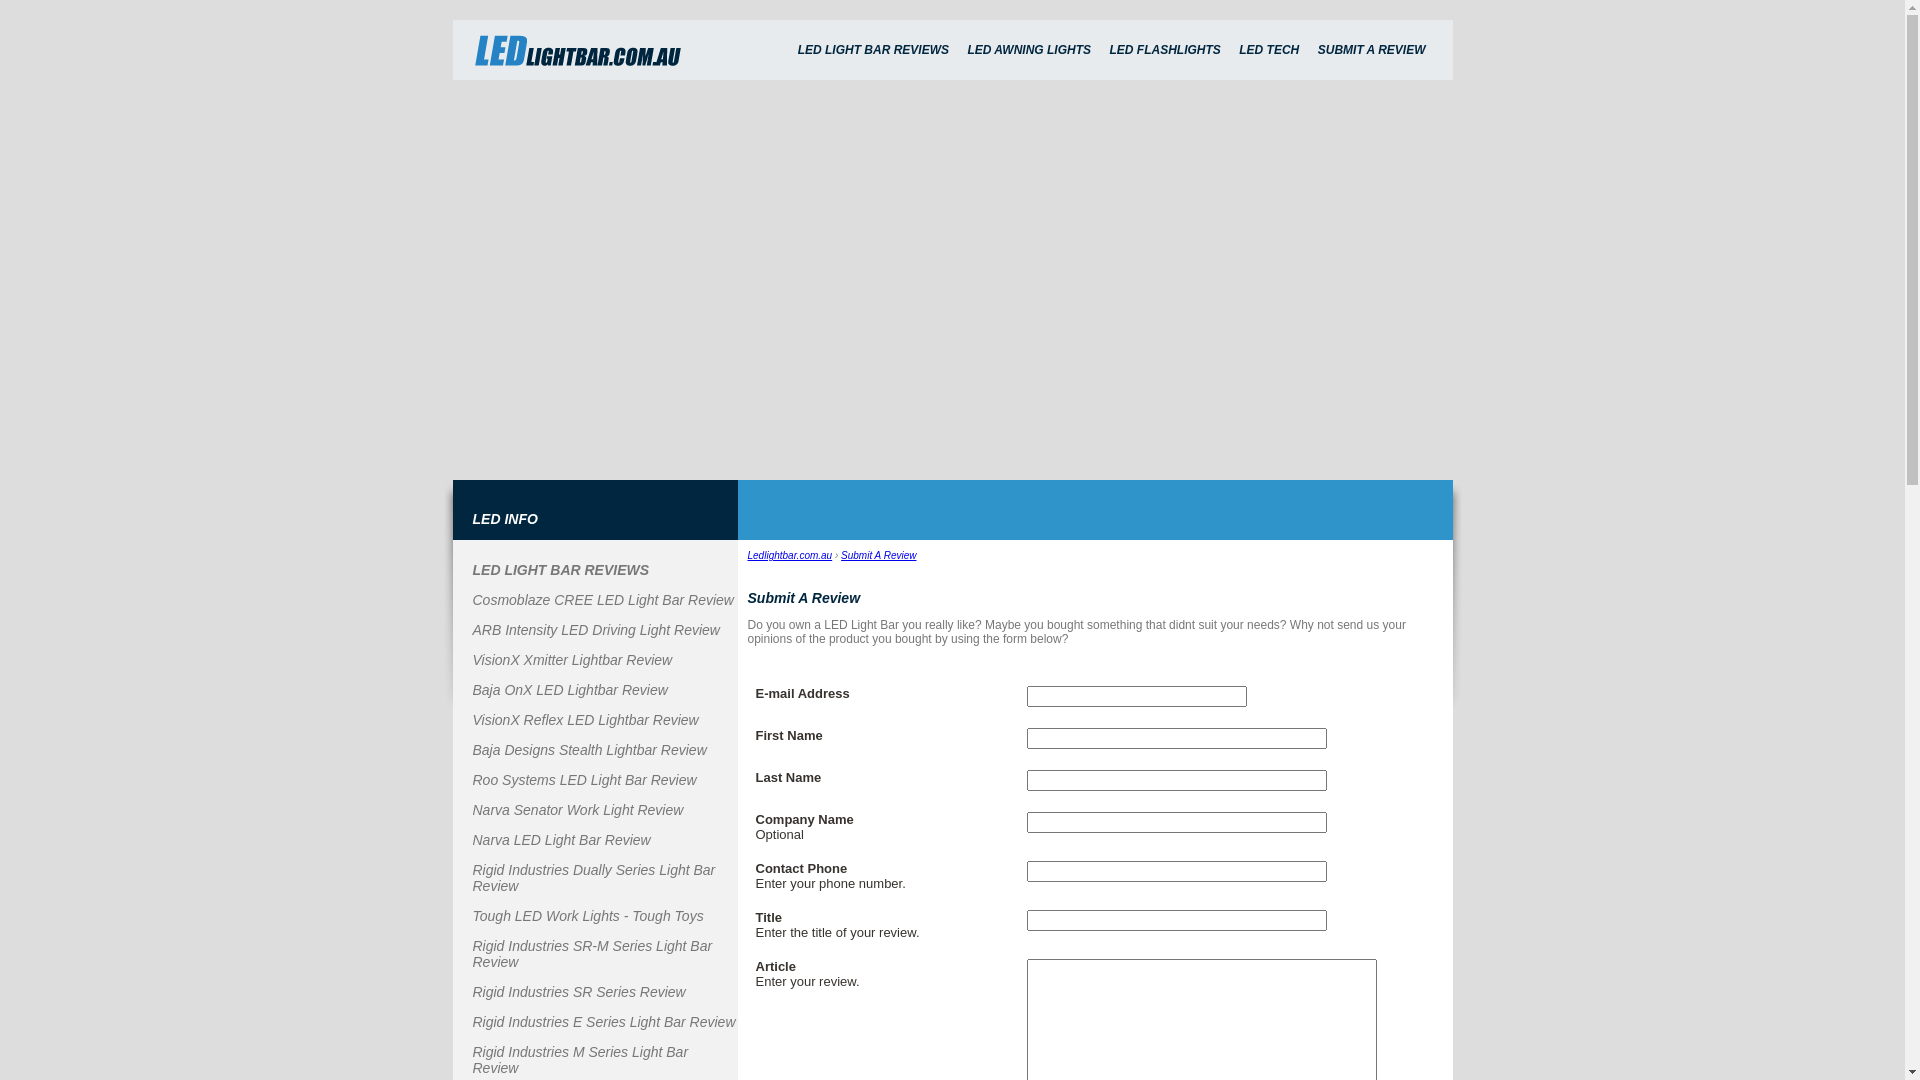  What do you see at coordinates (601, 599) in the screenshot?
I see `'Cosmoblaze CREE LED Light Bar Review'` at bounding box center [601, 599].